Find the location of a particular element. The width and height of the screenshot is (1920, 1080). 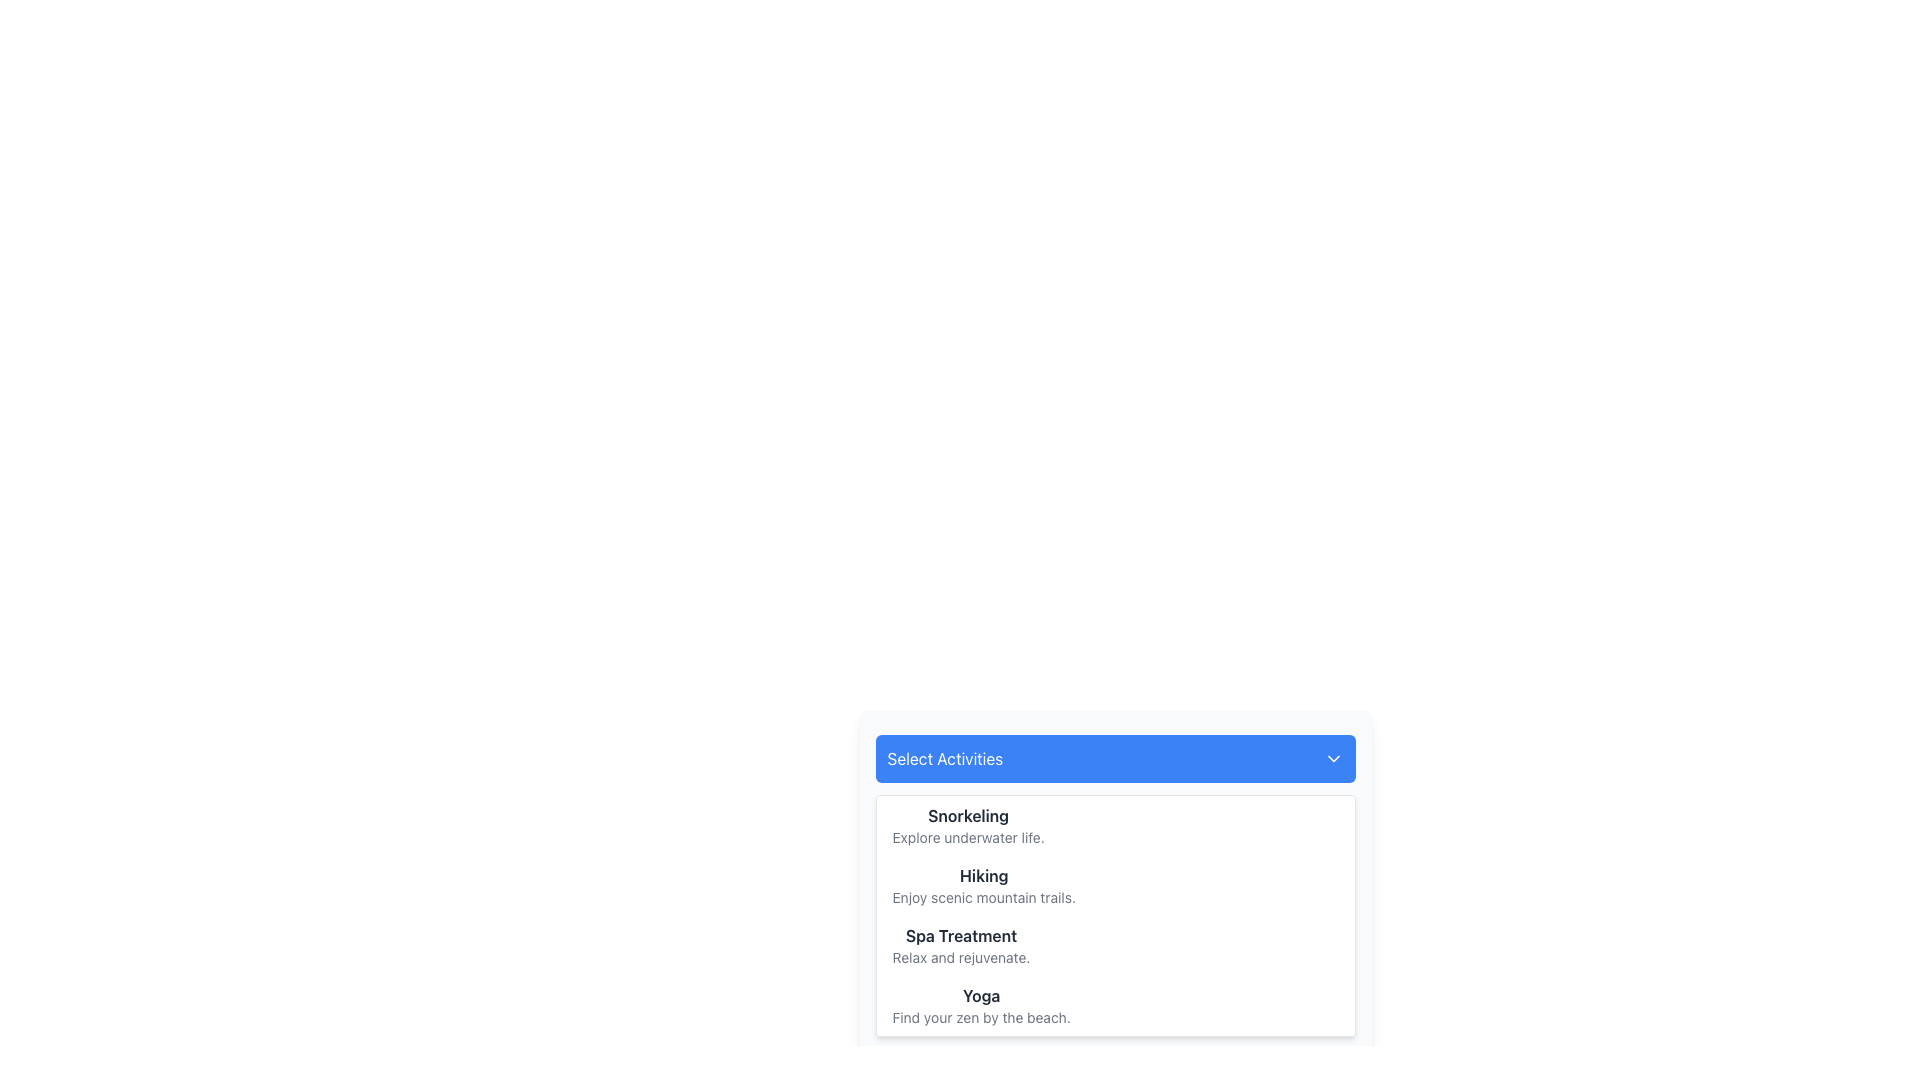

the fourth list item titled 'Yoga' in the dropdown menu is located at coordinates (981, 1006).